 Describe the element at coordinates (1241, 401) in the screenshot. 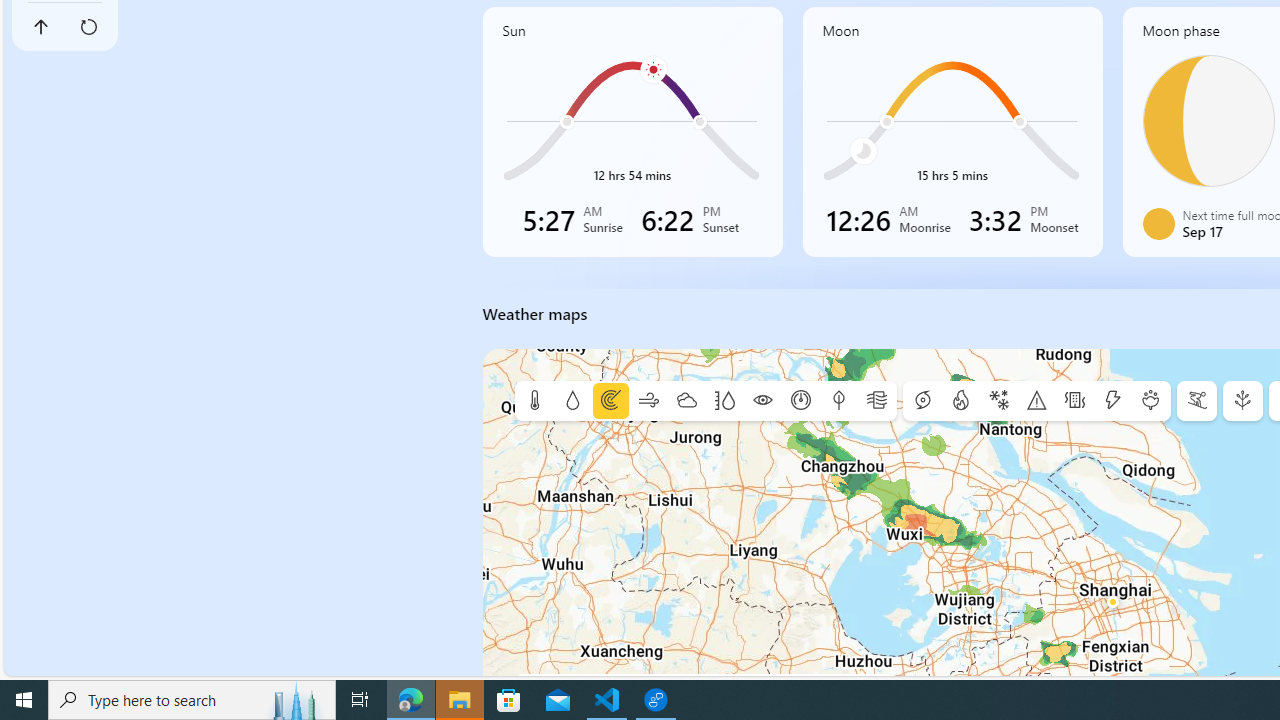

I see `'E-tree'` at that location.